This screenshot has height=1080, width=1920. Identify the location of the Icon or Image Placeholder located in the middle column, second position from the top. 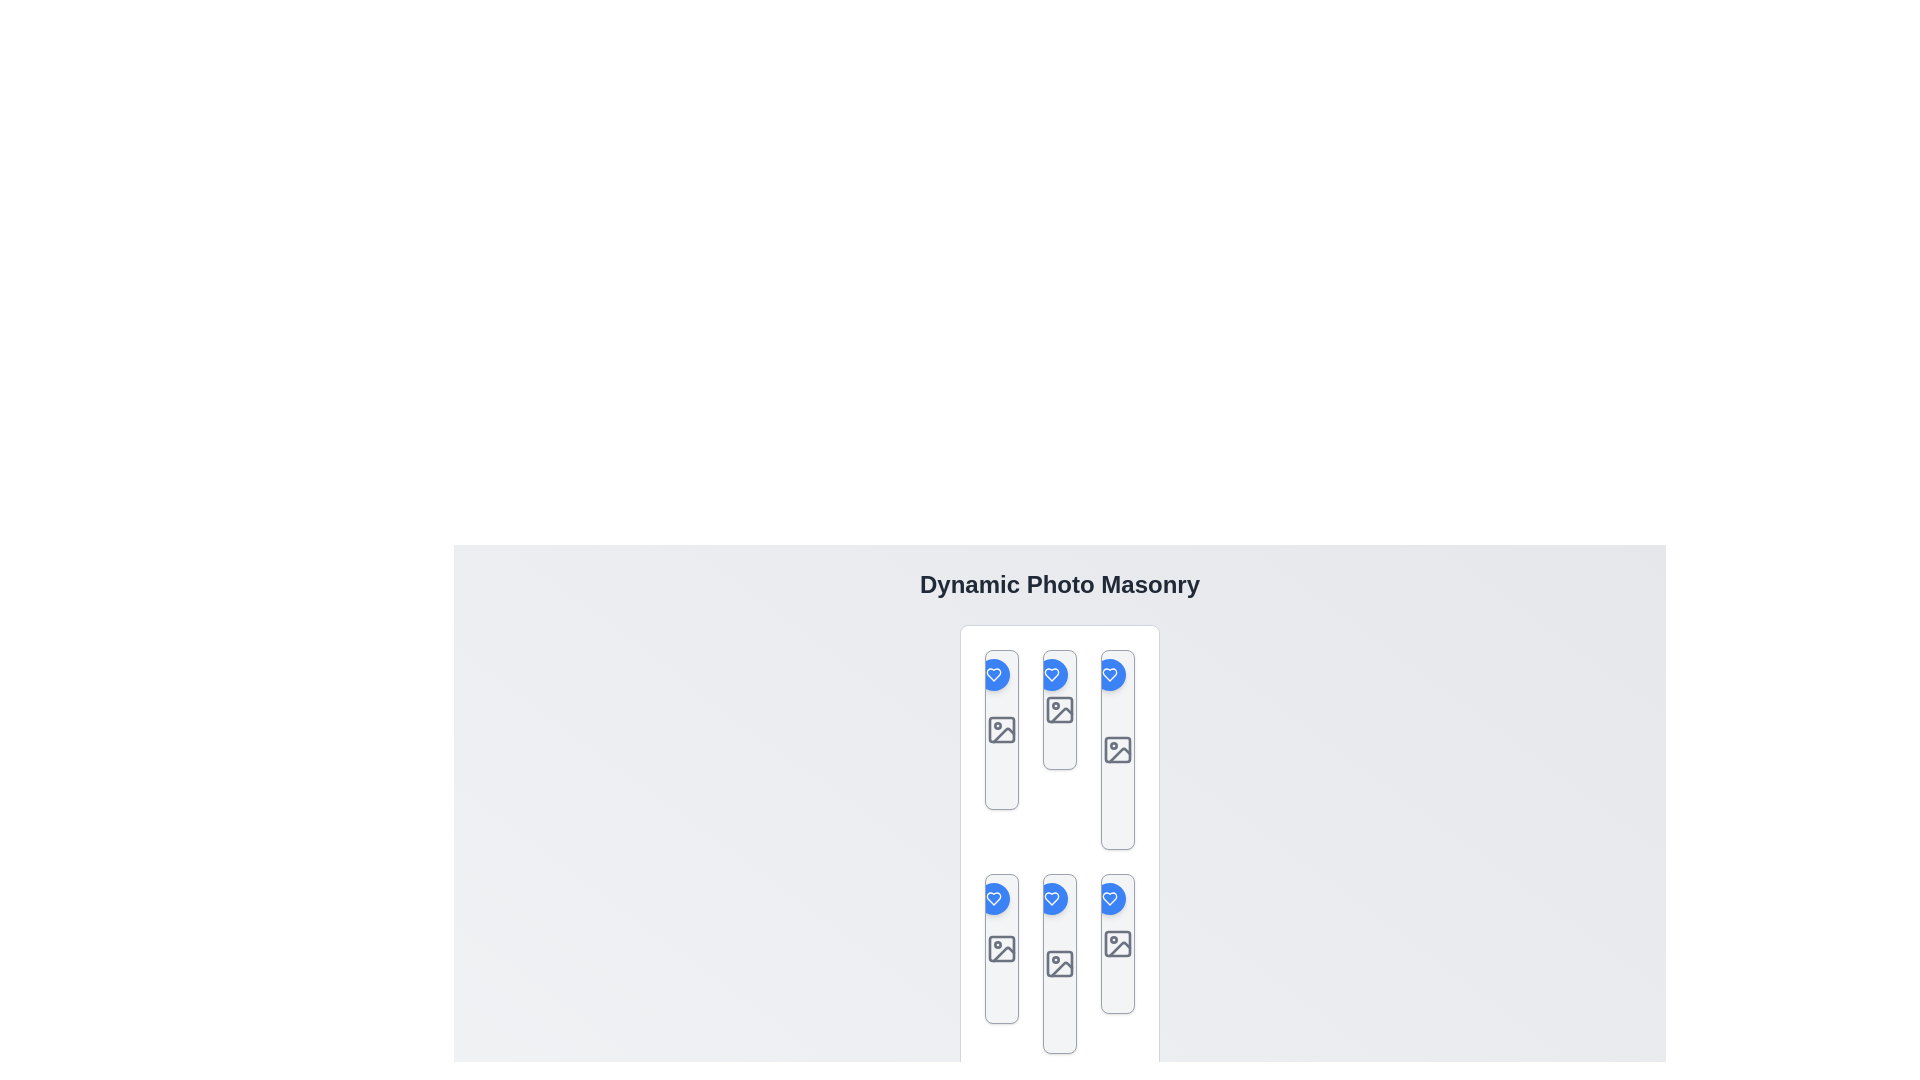
(1059, 708).